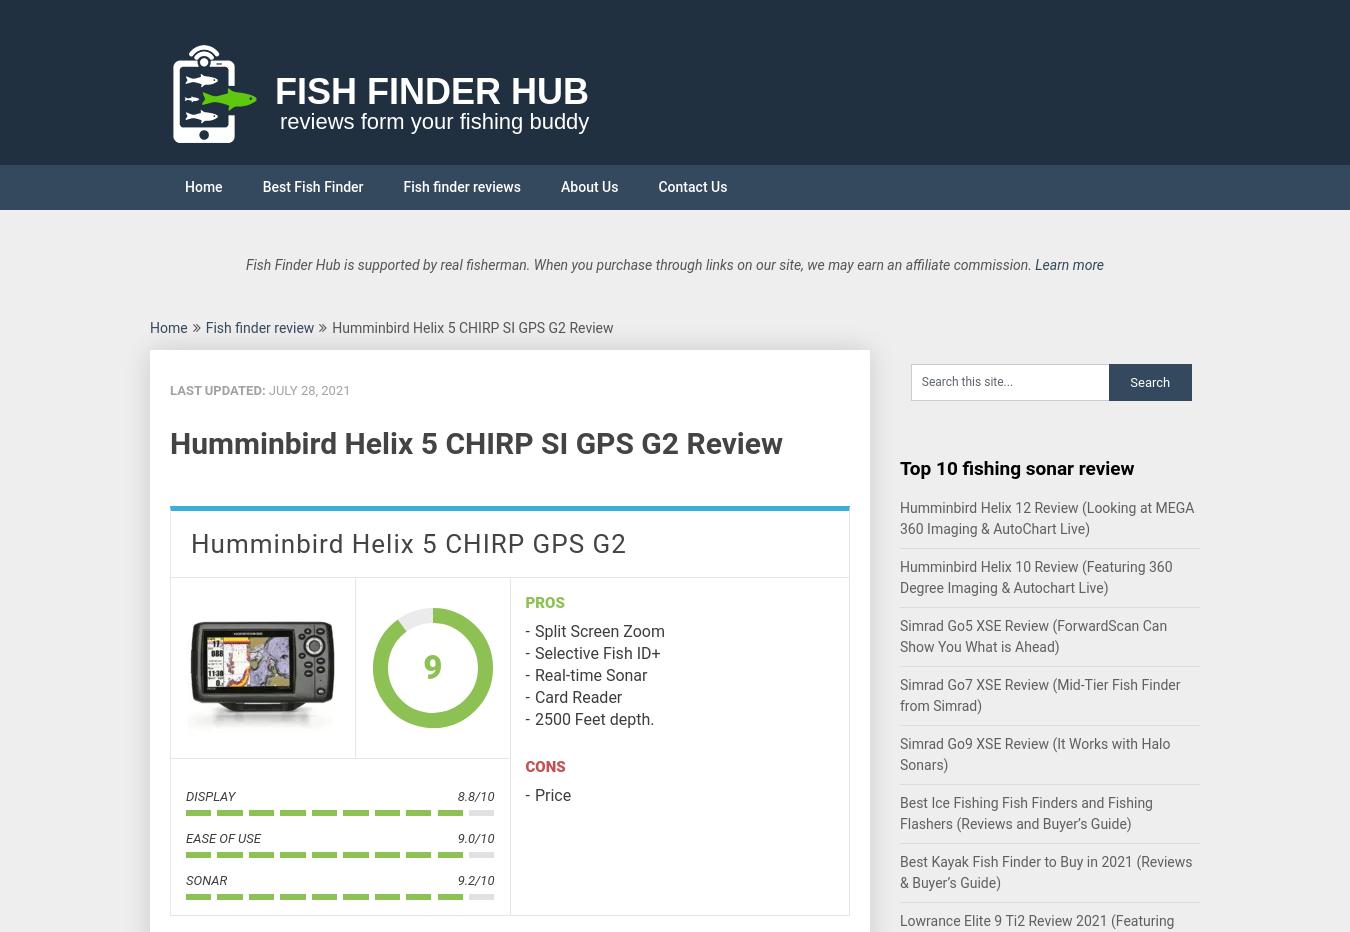 The width and height of the screenshot is (1350, 932). What do you see at coordinates (543, 766) in the screenshot?
I see `'Cons'` at bounding box center [543, 766].